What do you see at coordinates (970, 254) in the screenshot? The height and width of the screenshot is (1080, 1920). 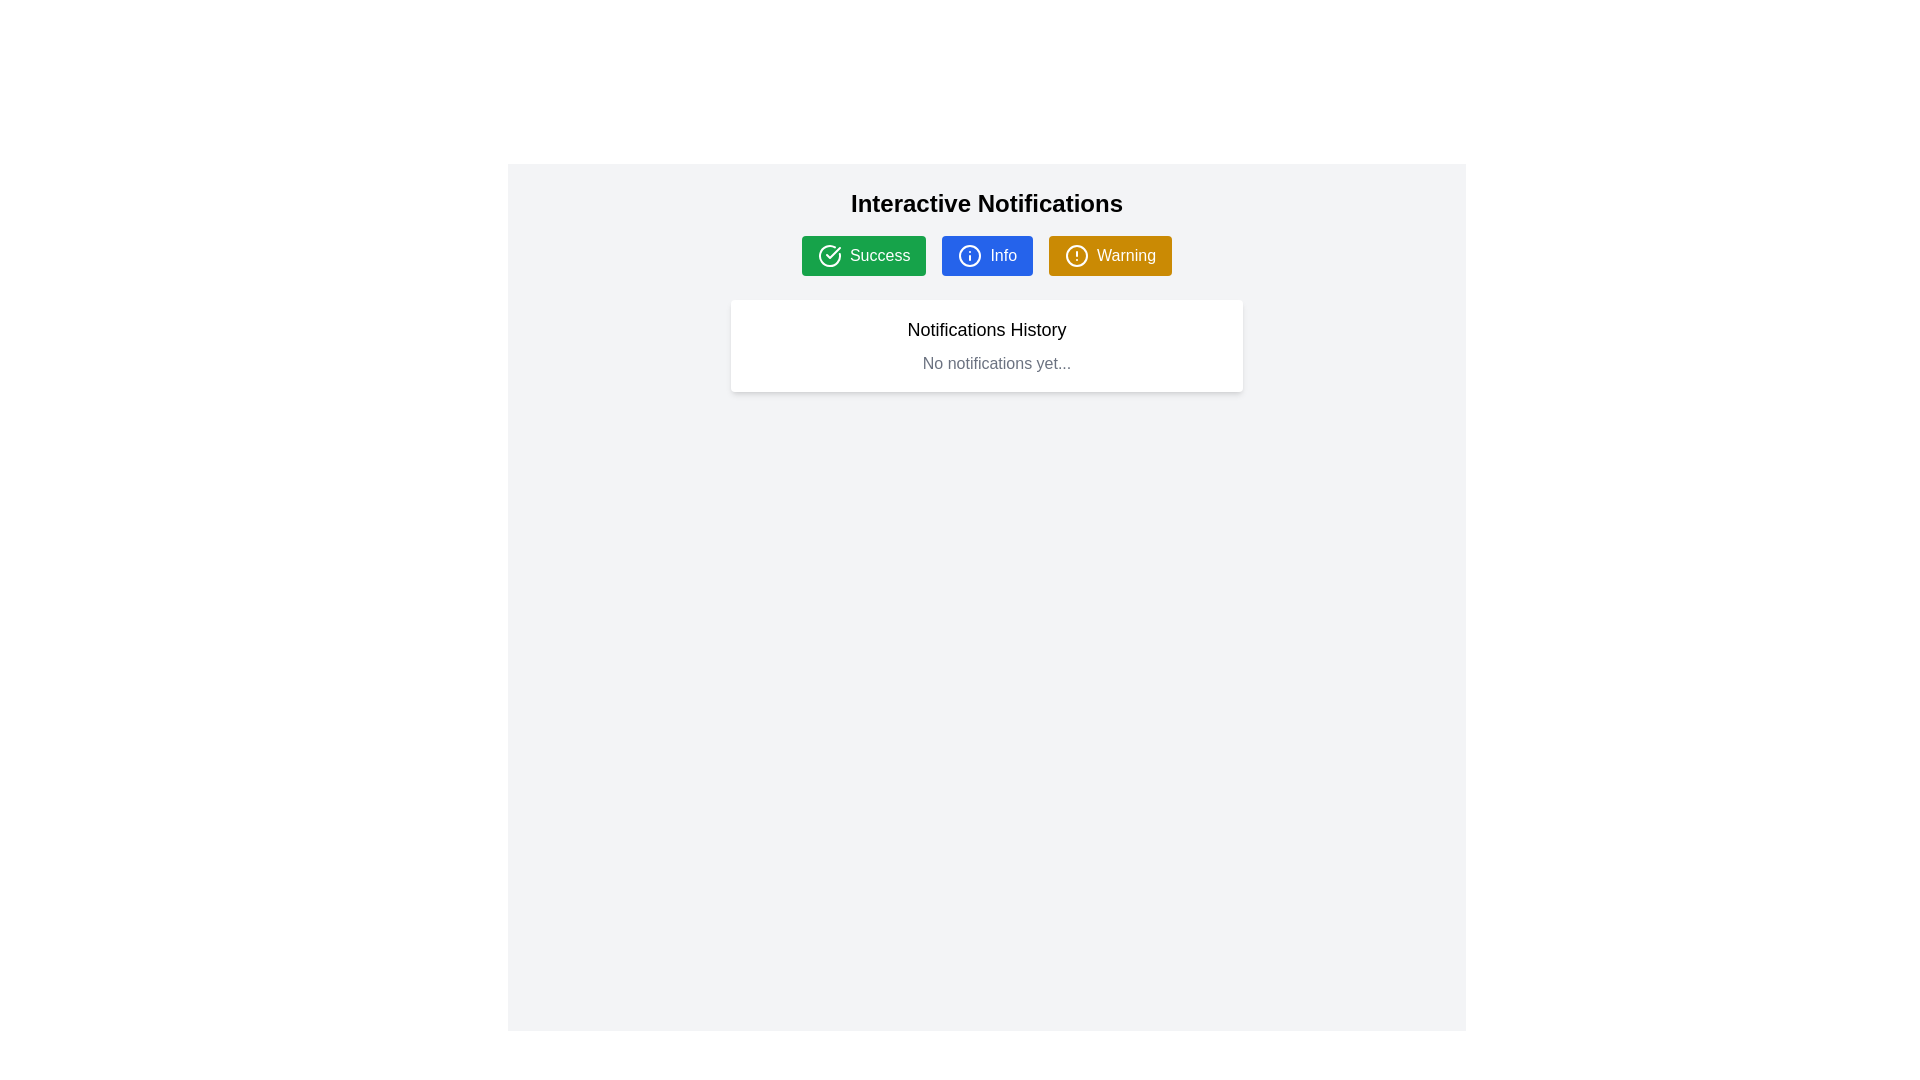 I see `the blue circular icon with a white border located at the center of the 'Info' button in the upper-center area of the interface` at bounding box center [970, 254].